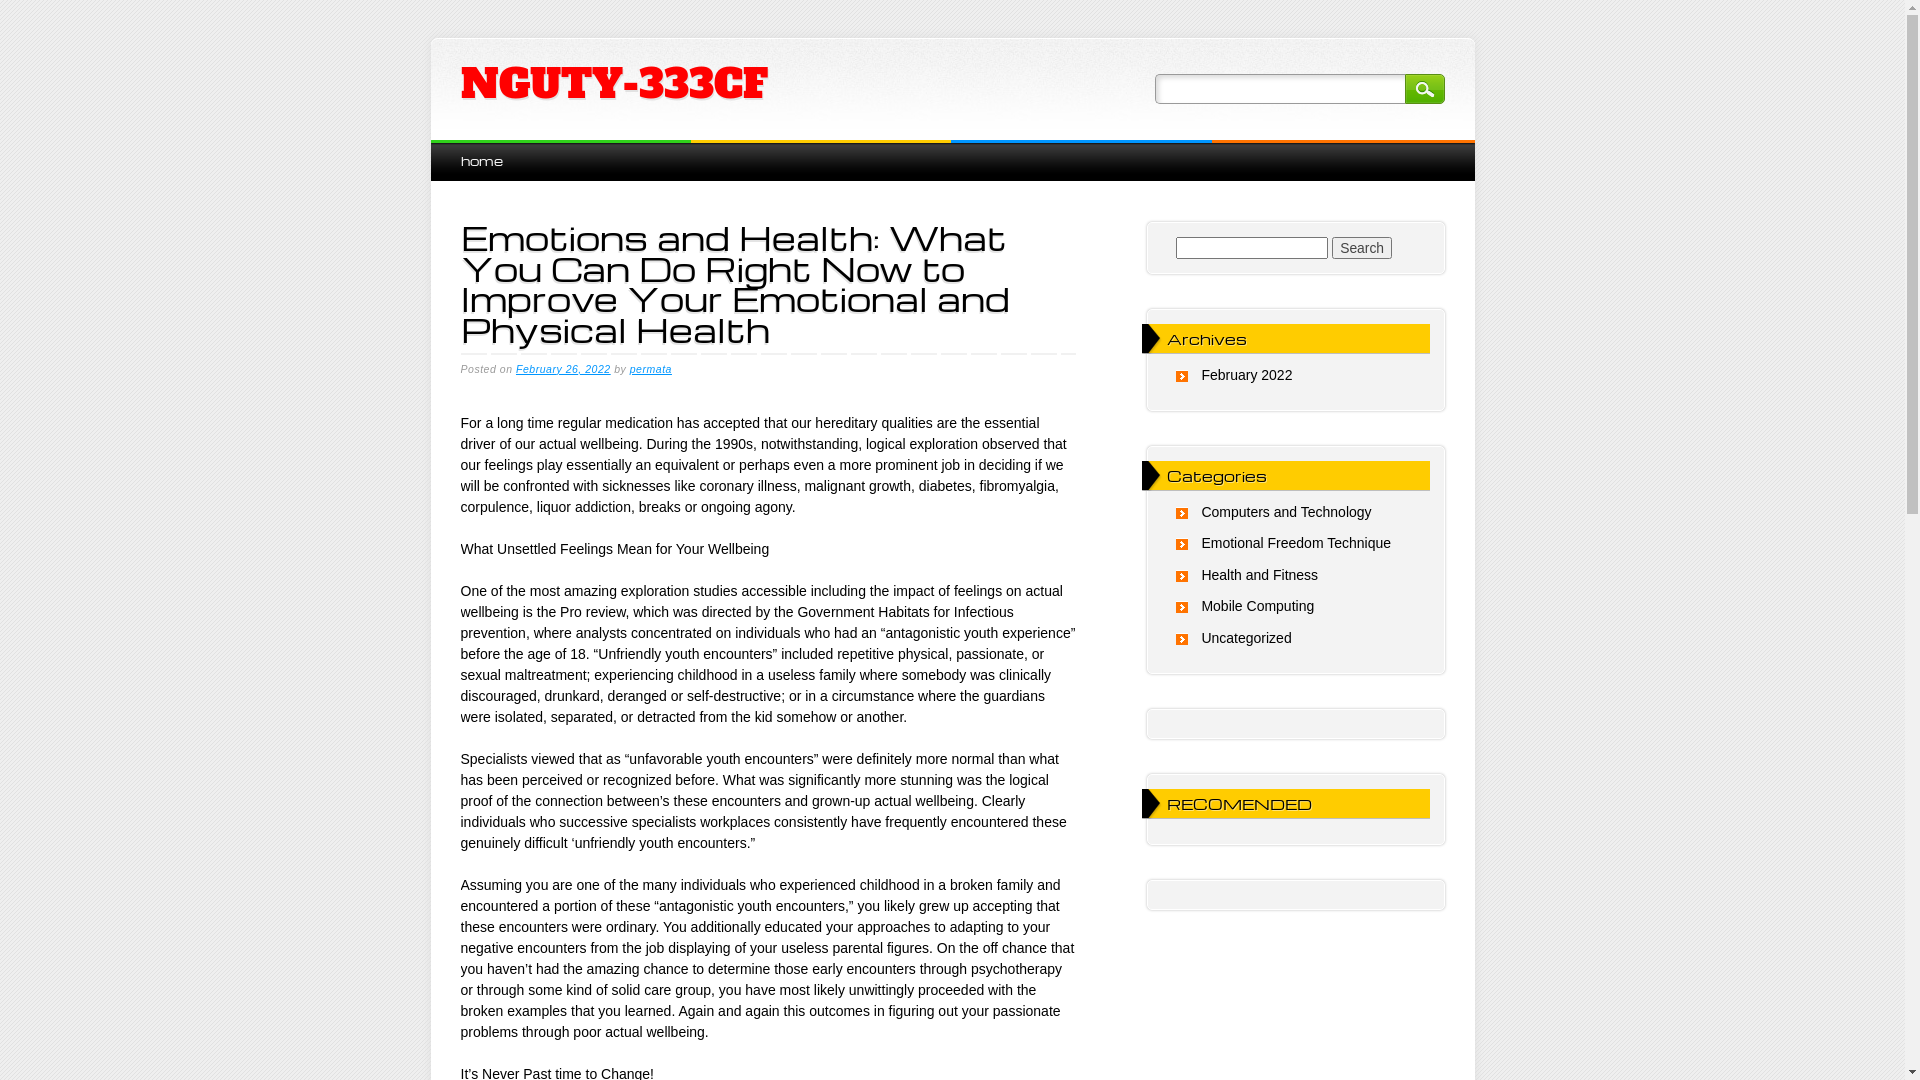  What do you see at coordinates (1286, 511) in the screenshot?
I see `'Computers and Technology'` at bounding box center [1286, 511].